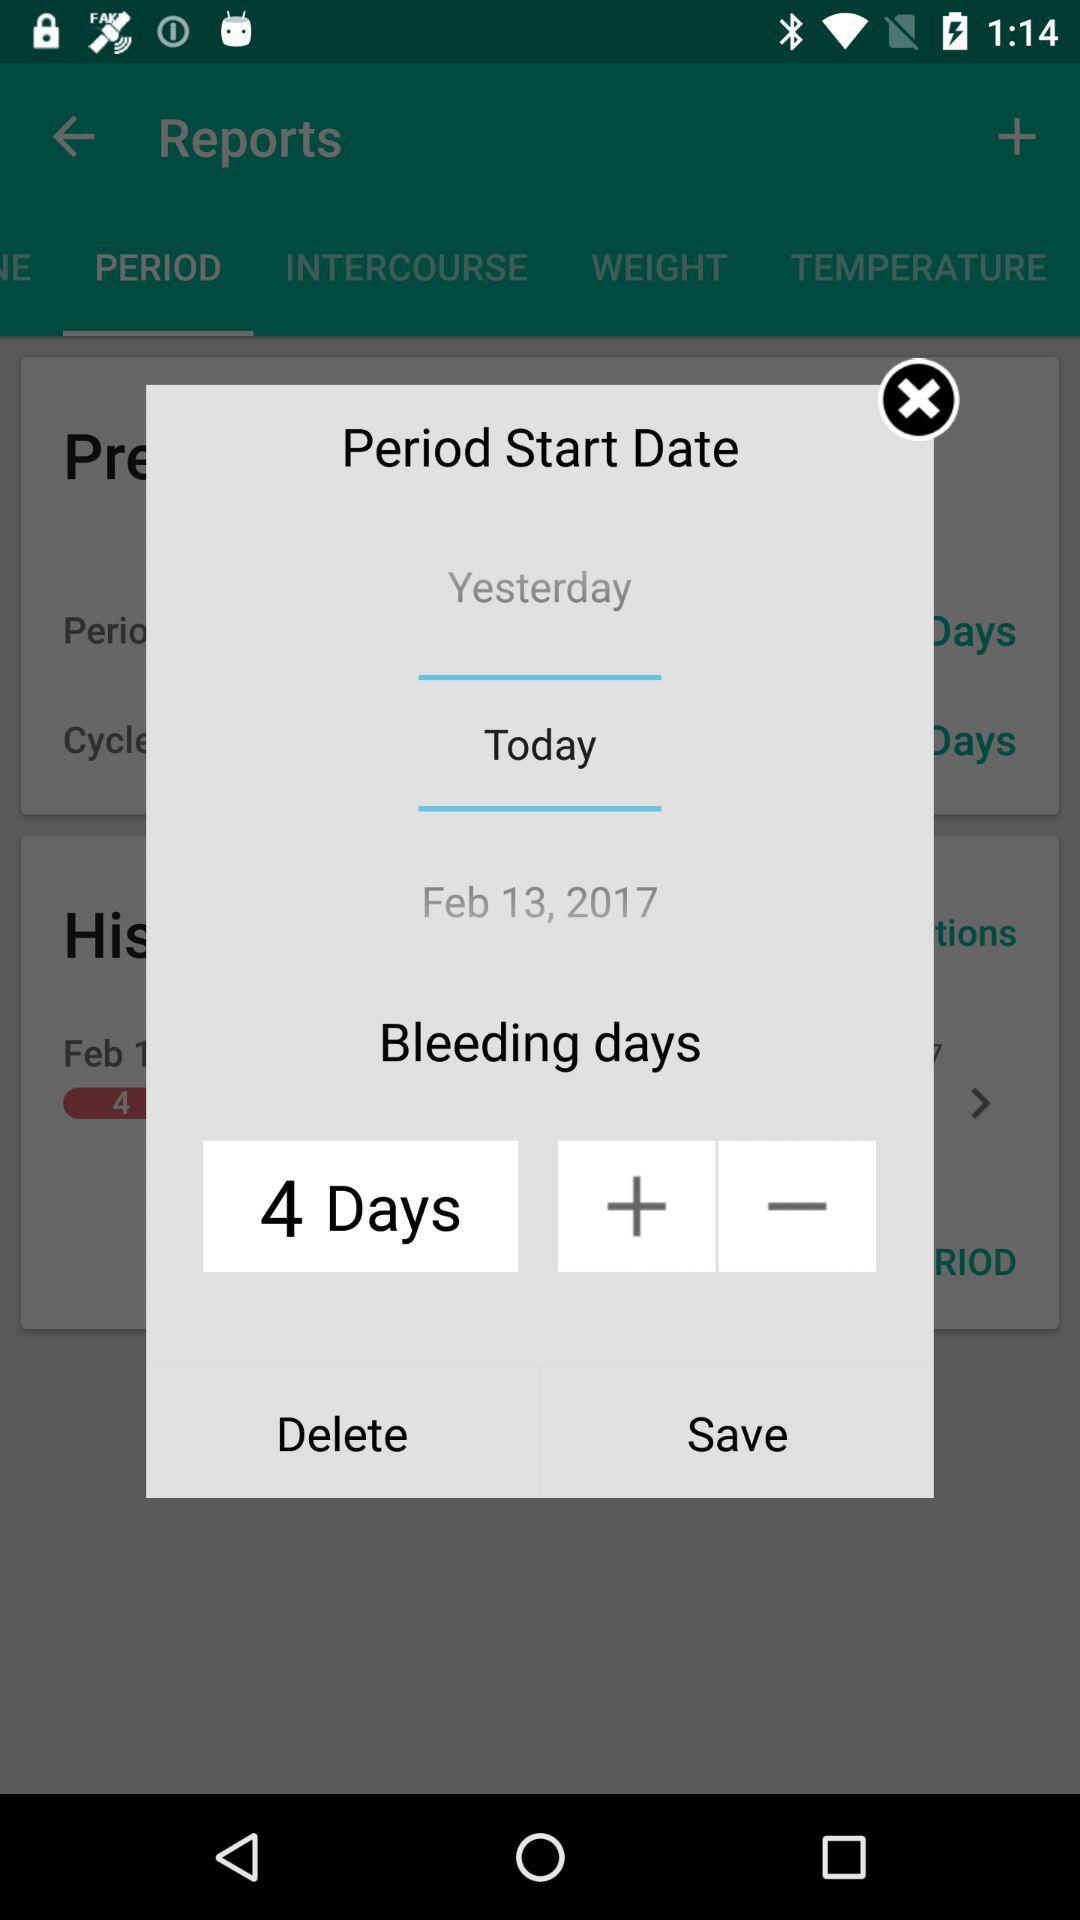 The height and width of the screenshot is (1920, 1080). I want to click on button, so click(918, 399).